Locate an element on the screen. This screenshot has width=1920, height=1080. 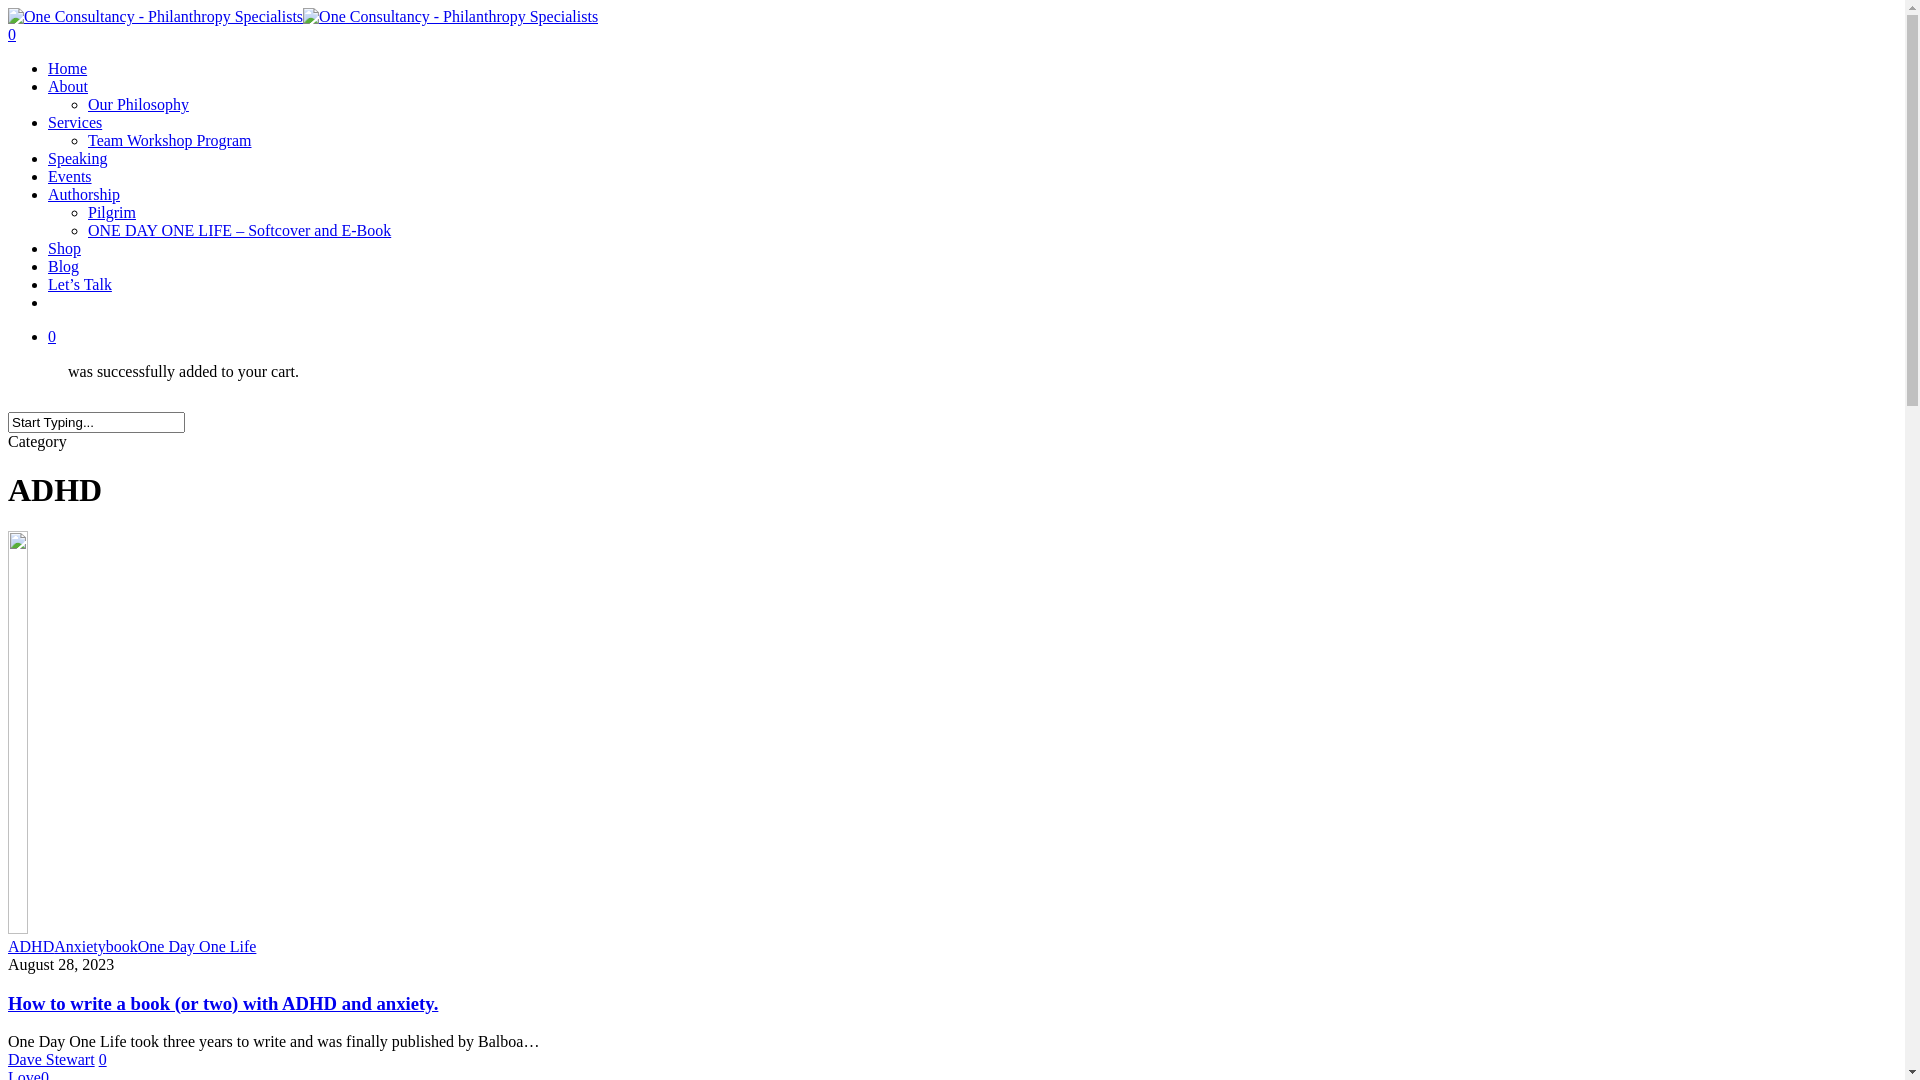
'Skip to main content' is located at coordinates (7, 7).